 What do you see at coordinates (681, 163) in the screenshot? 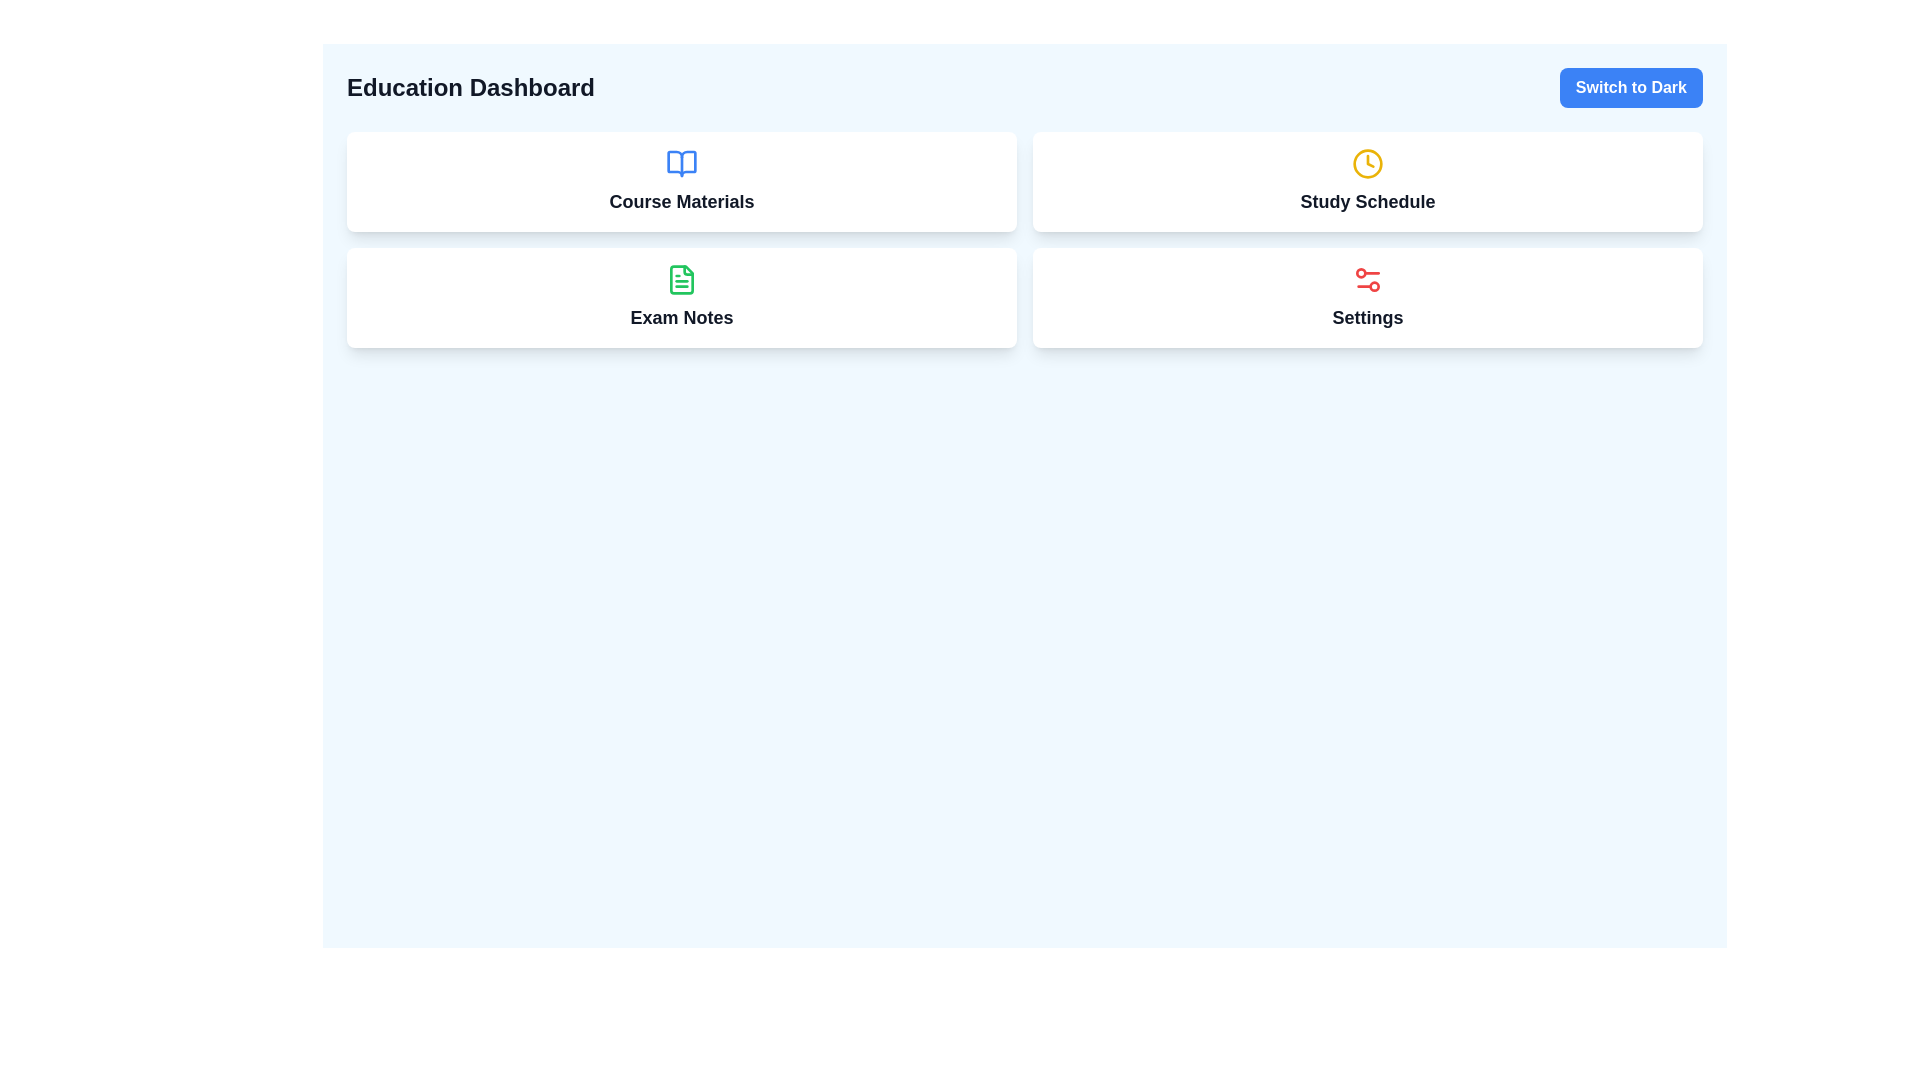
I see `the 'Course Materials' icon located at the top-left quadrant of the dashboard, which serves as the access point for course-related materials` at bounding box center [681, 163].